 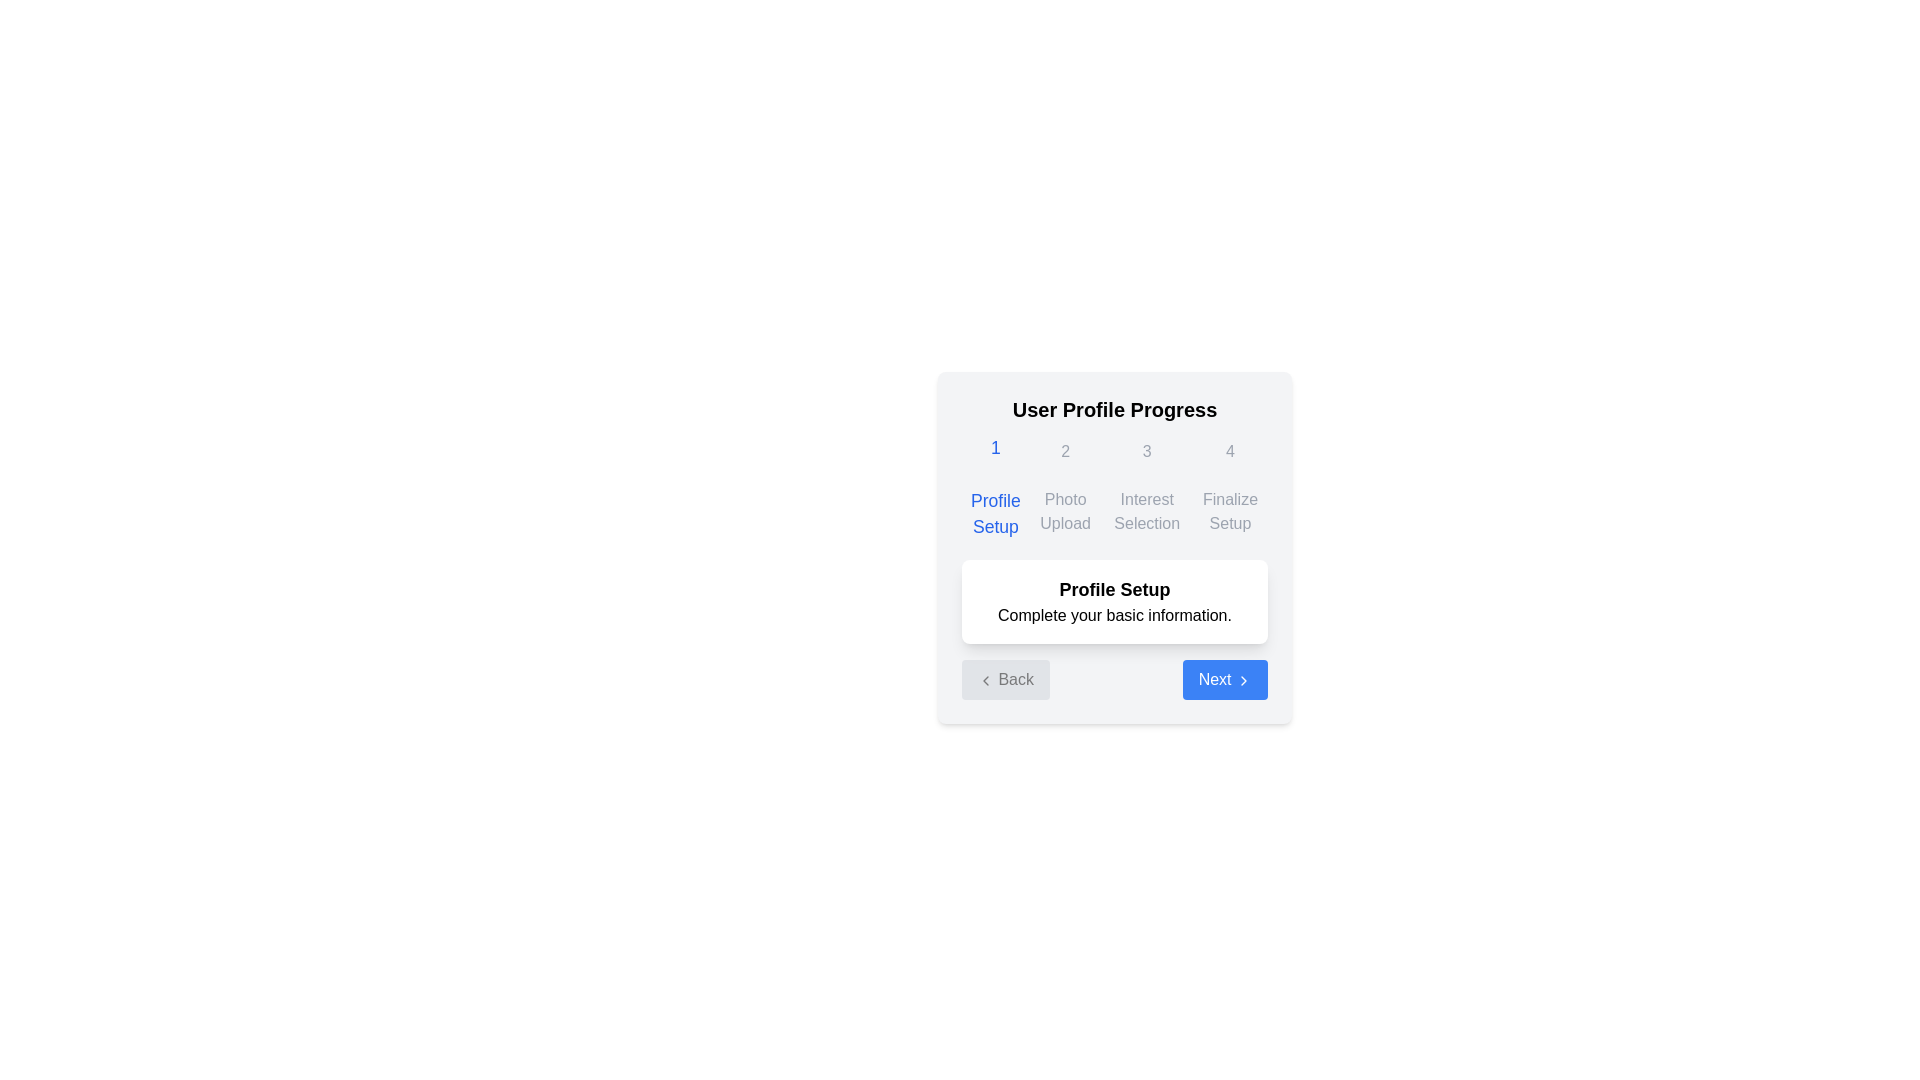 I want to click on the visual indicator for the fourth step in the sequential setup process, located above the 'Finalize Setup' label, to provide context regarding user progress, so click(x=1229, y=459).